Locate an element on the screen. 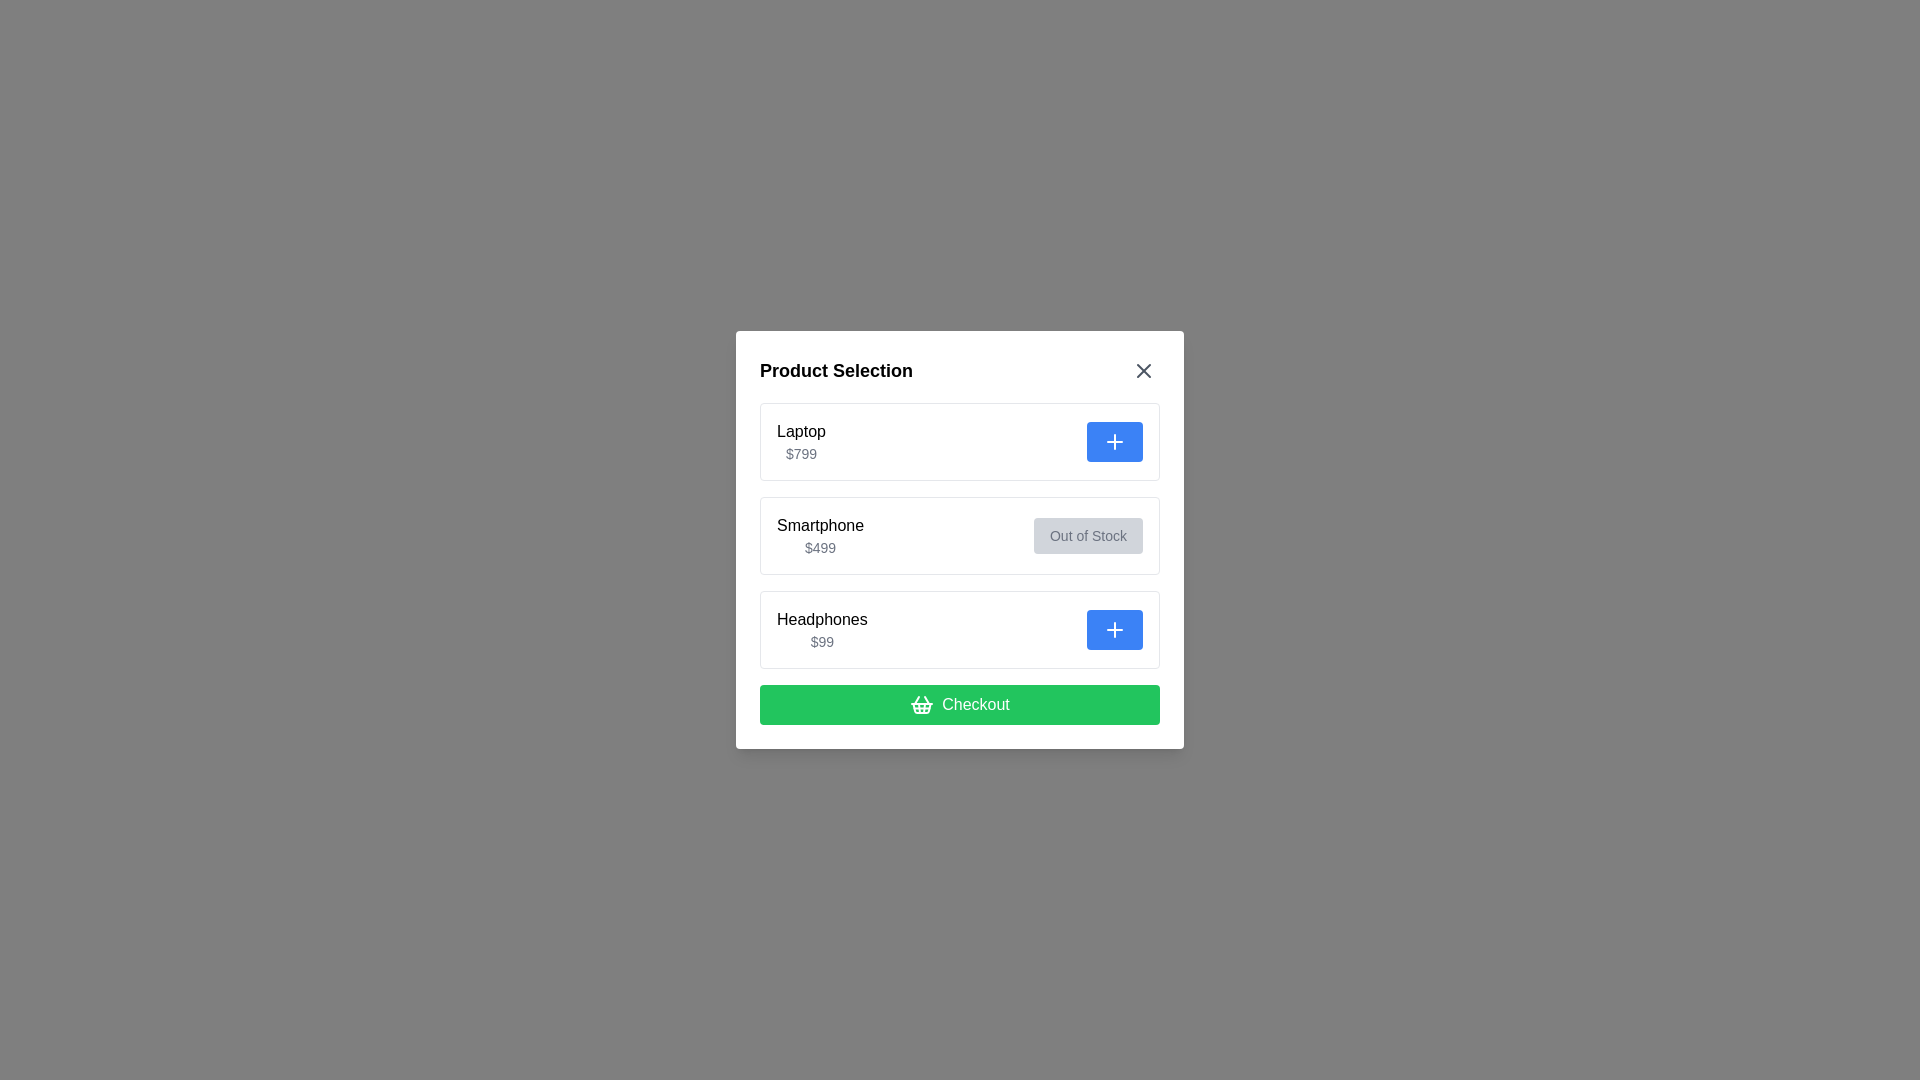 This screenshot has height=1080, width=1920. the close button to close the dialog is located at coordinates (1143, 370).